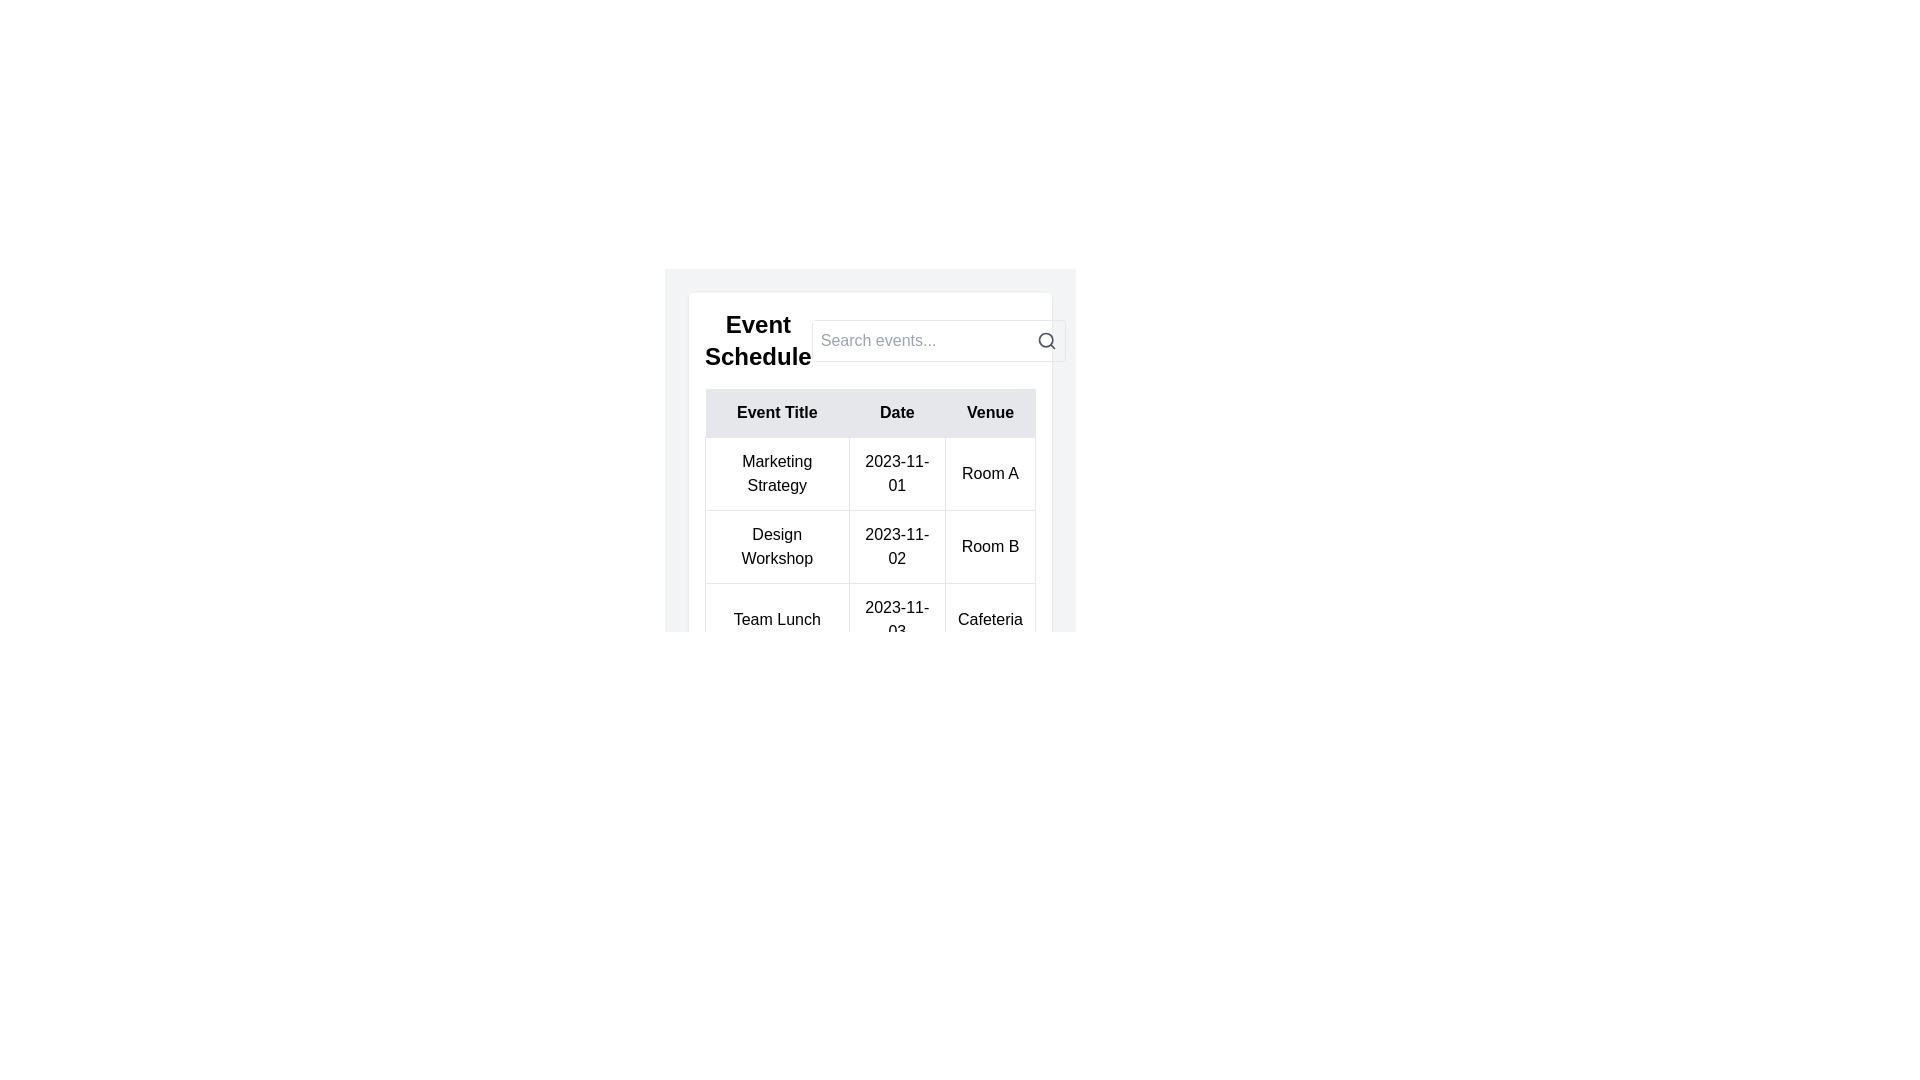  What do you see at coordinates (776, 547) in the screenshot?
I see `the 'Design Workshop' text label located in the second row under the 'Event Title' column of the event schedule table` at bounding box center [776, 547].